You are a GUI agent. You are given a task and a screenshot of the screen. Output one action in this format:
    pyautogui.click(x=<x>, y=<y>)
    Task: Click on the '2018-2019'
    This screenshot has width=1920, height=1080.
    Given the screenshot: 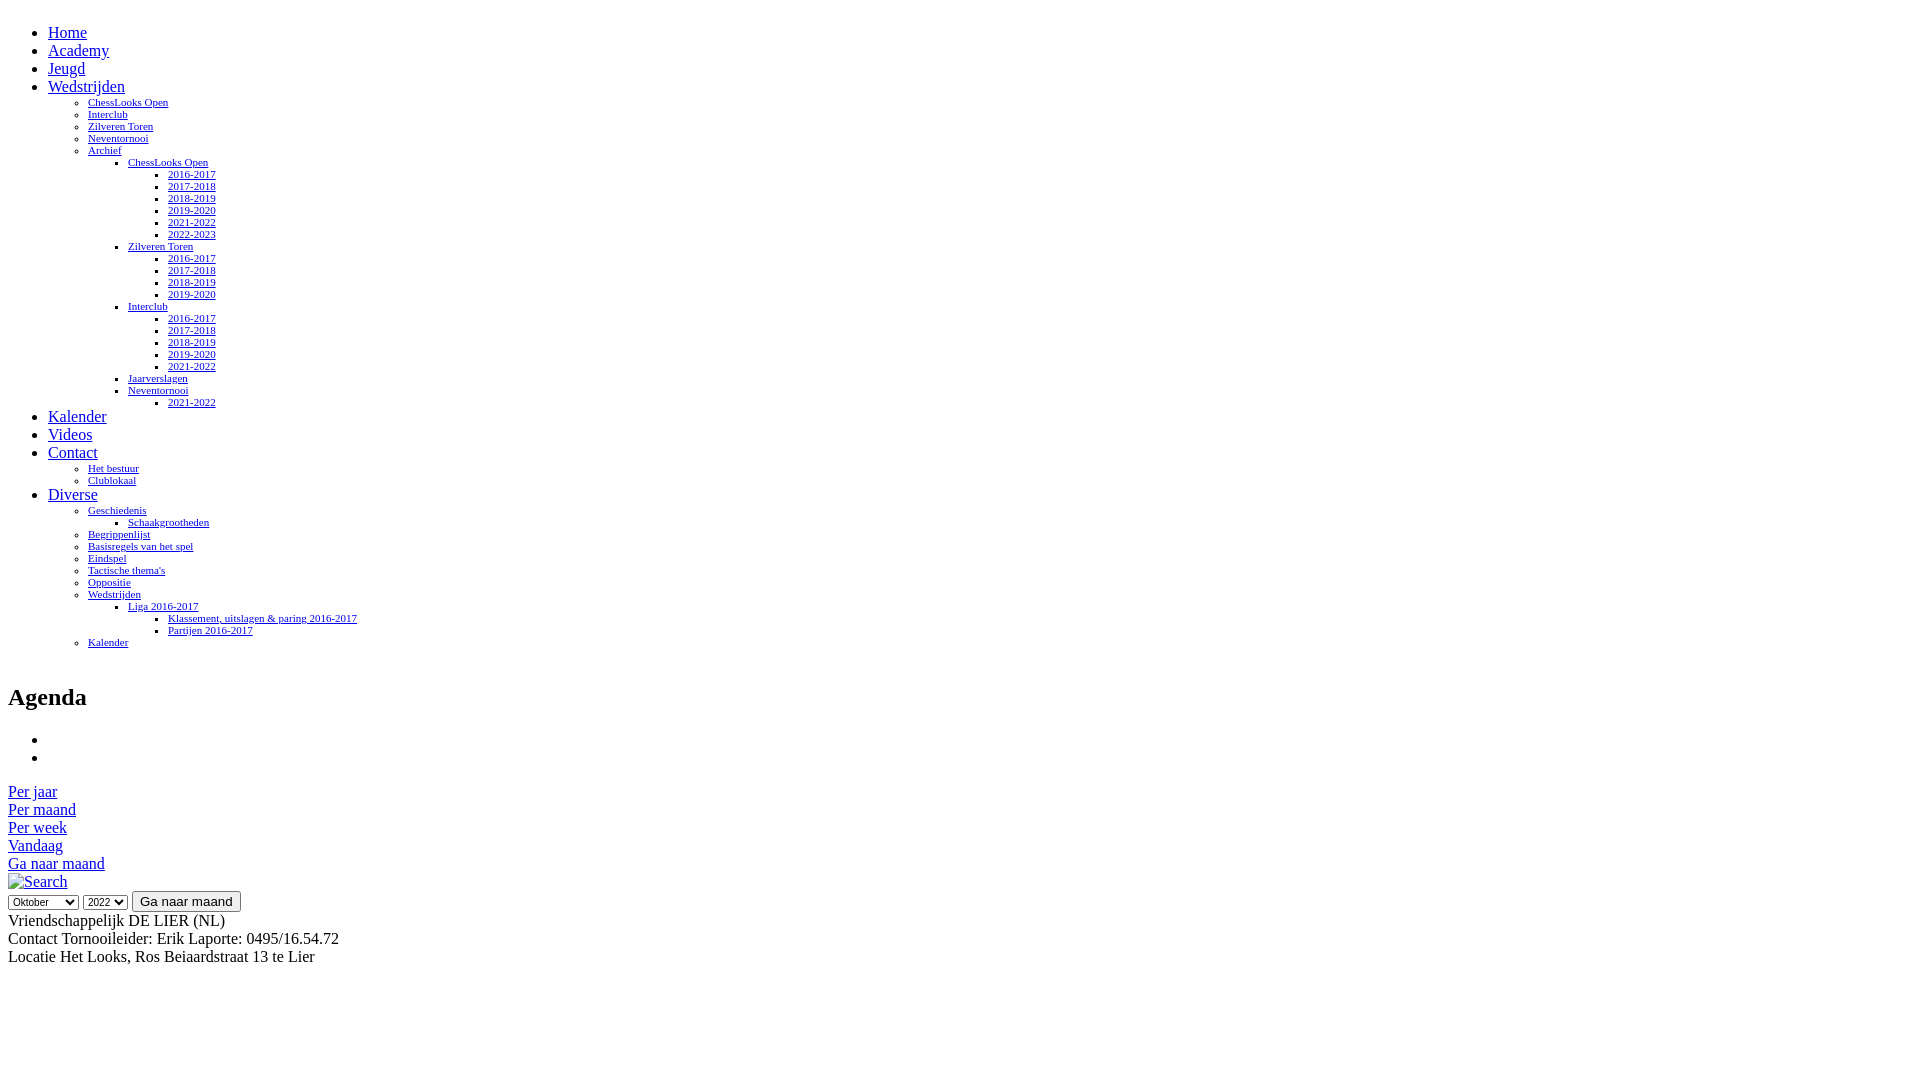 What is the action you would take?
    pyautogui.click(x=192, y=341)
    